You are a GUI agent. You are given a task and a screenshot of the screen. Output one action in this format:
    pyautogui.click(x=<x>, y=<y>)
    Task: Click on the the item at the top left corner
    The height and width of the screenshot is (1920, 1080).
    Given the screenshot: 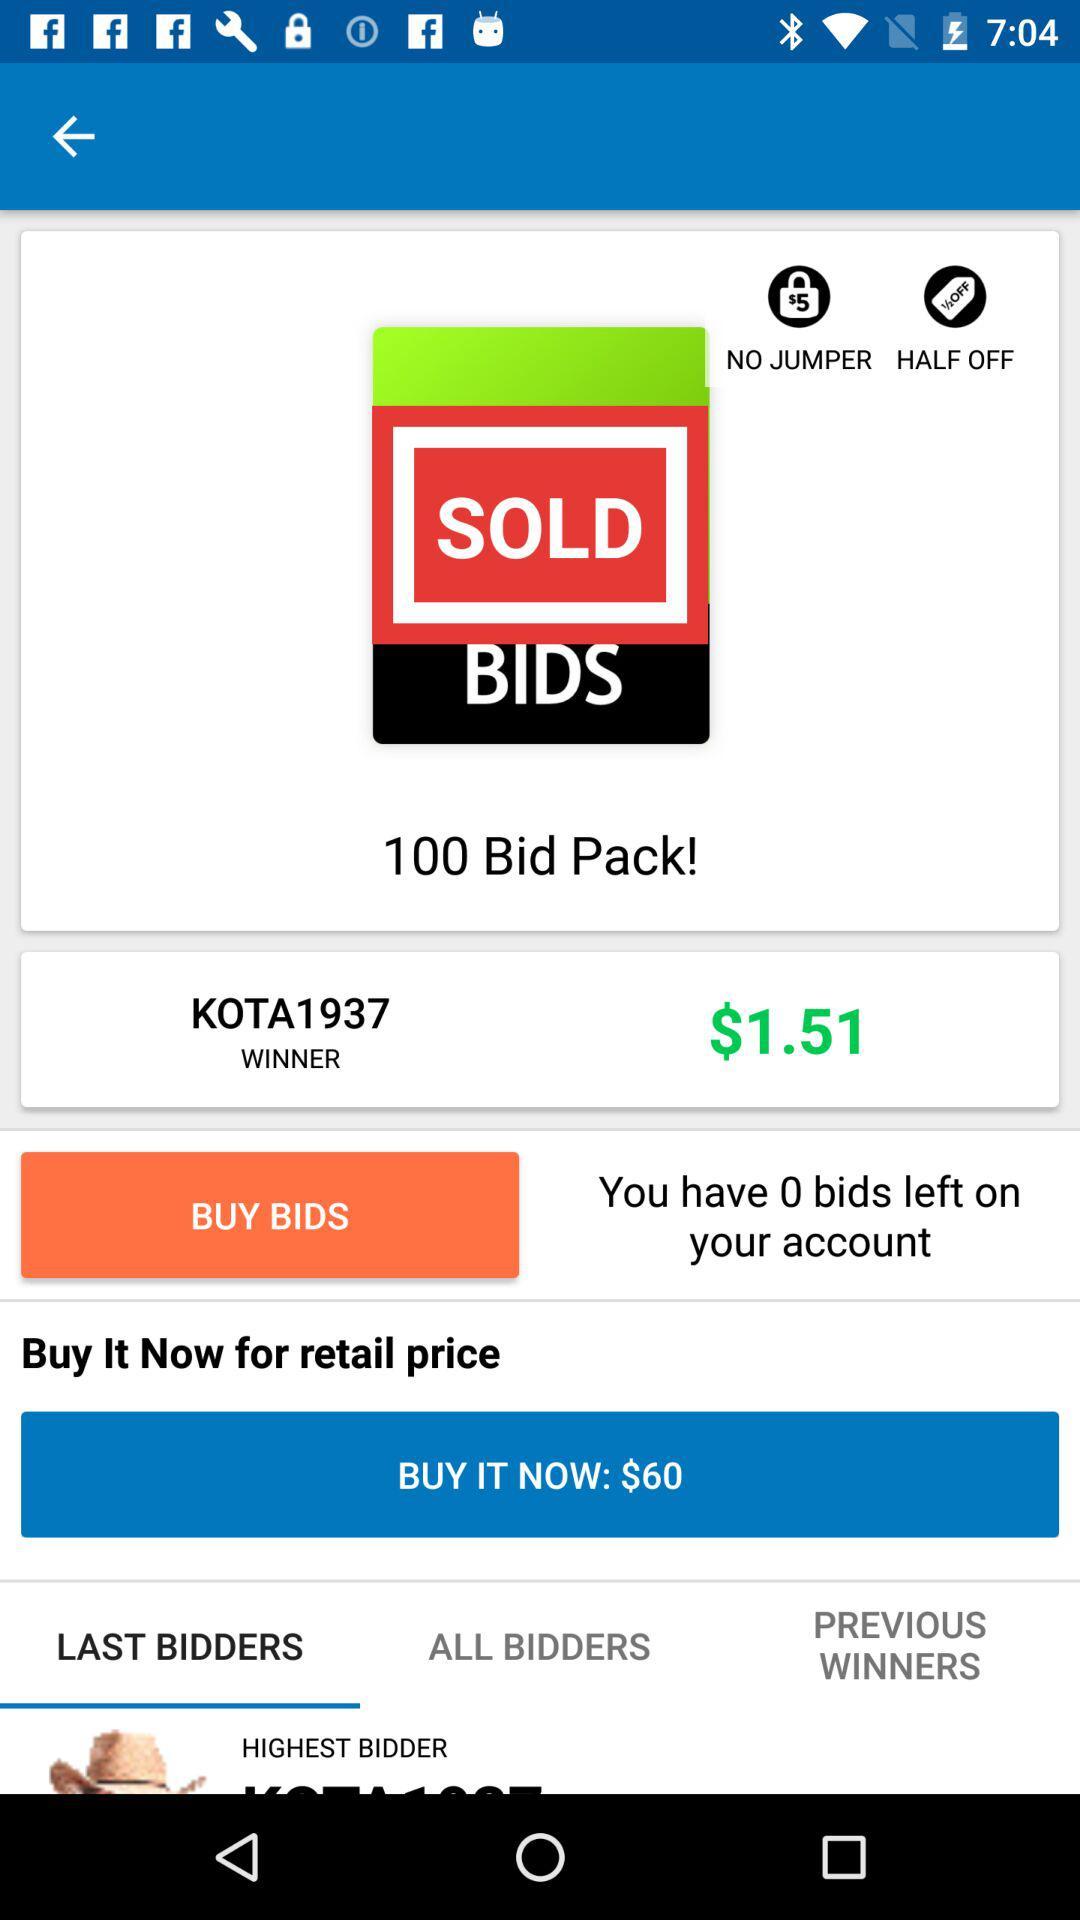 What is the action you would take?
    pyautogui.click(x=72, y=135)
    